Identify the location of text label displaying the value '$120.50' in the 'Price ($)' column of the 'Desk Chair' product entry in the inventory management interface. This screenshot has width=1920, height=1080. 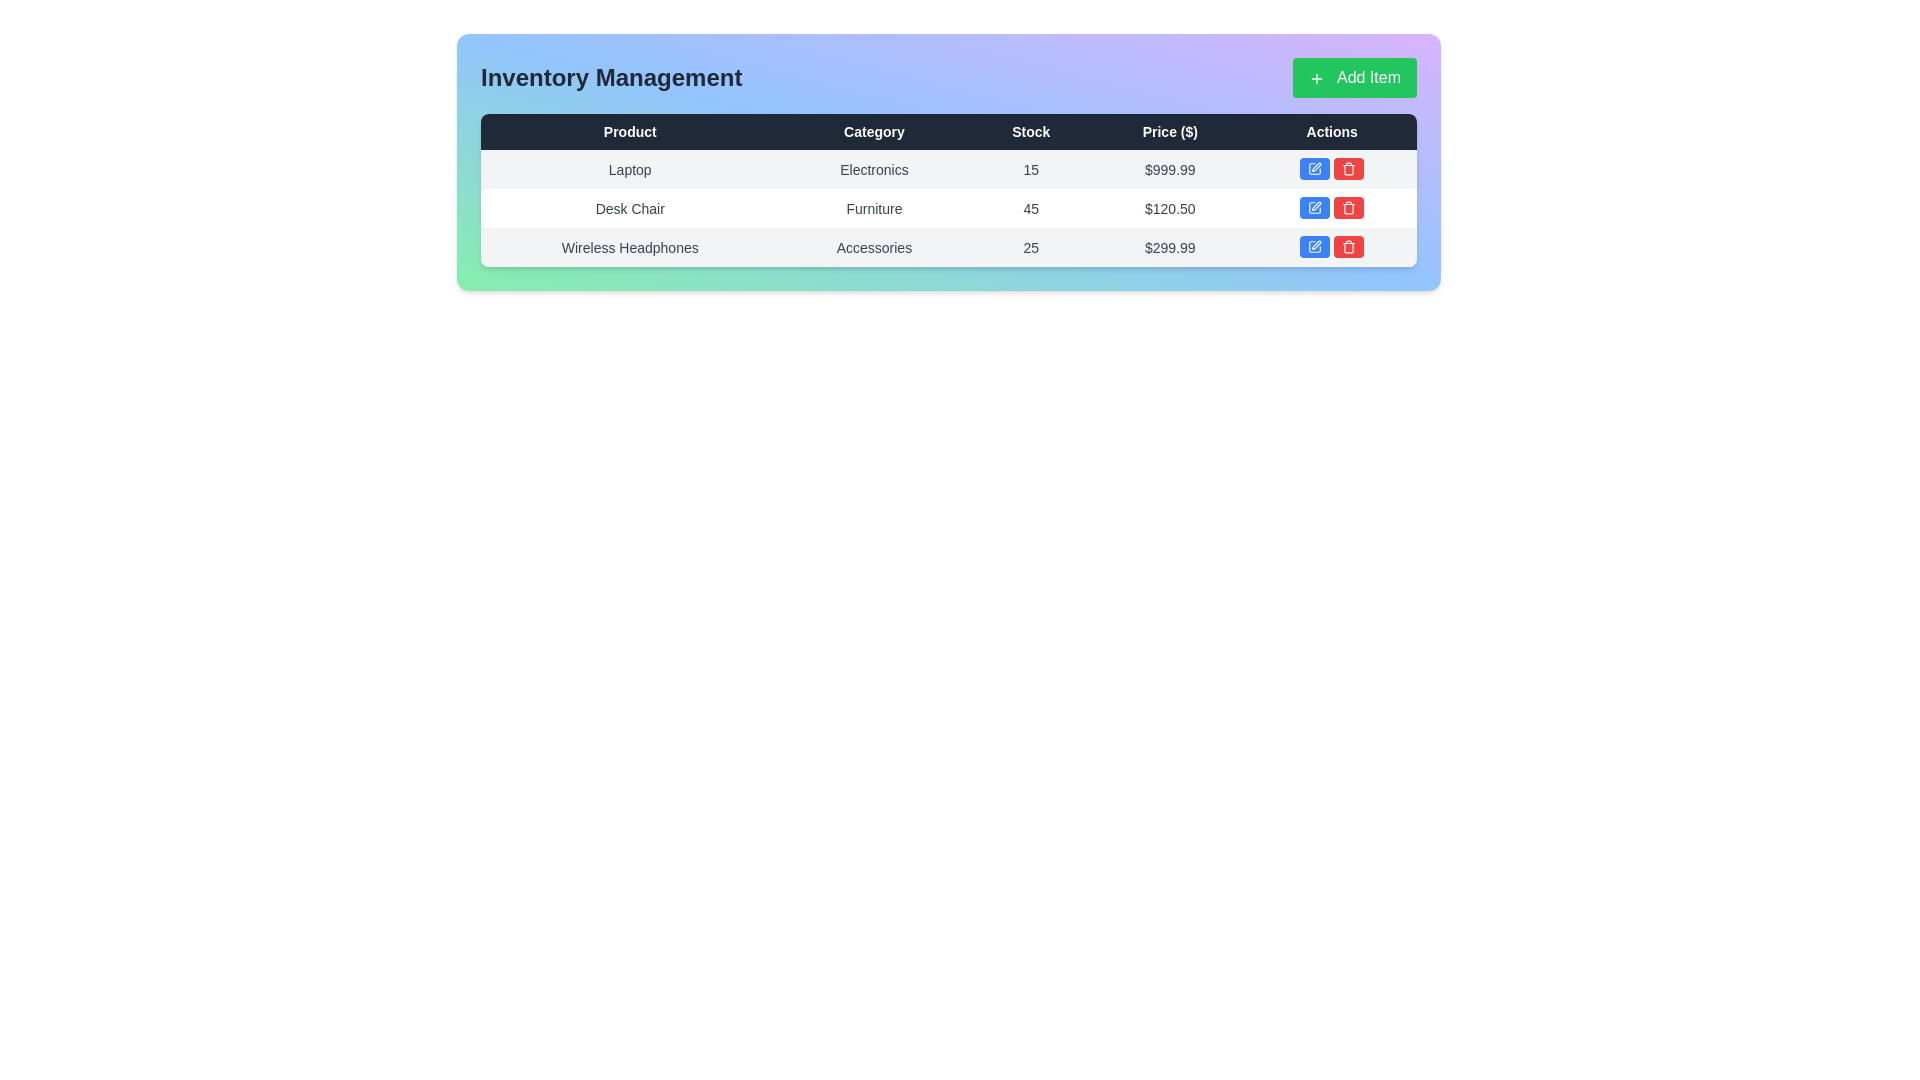
(1170, 208).